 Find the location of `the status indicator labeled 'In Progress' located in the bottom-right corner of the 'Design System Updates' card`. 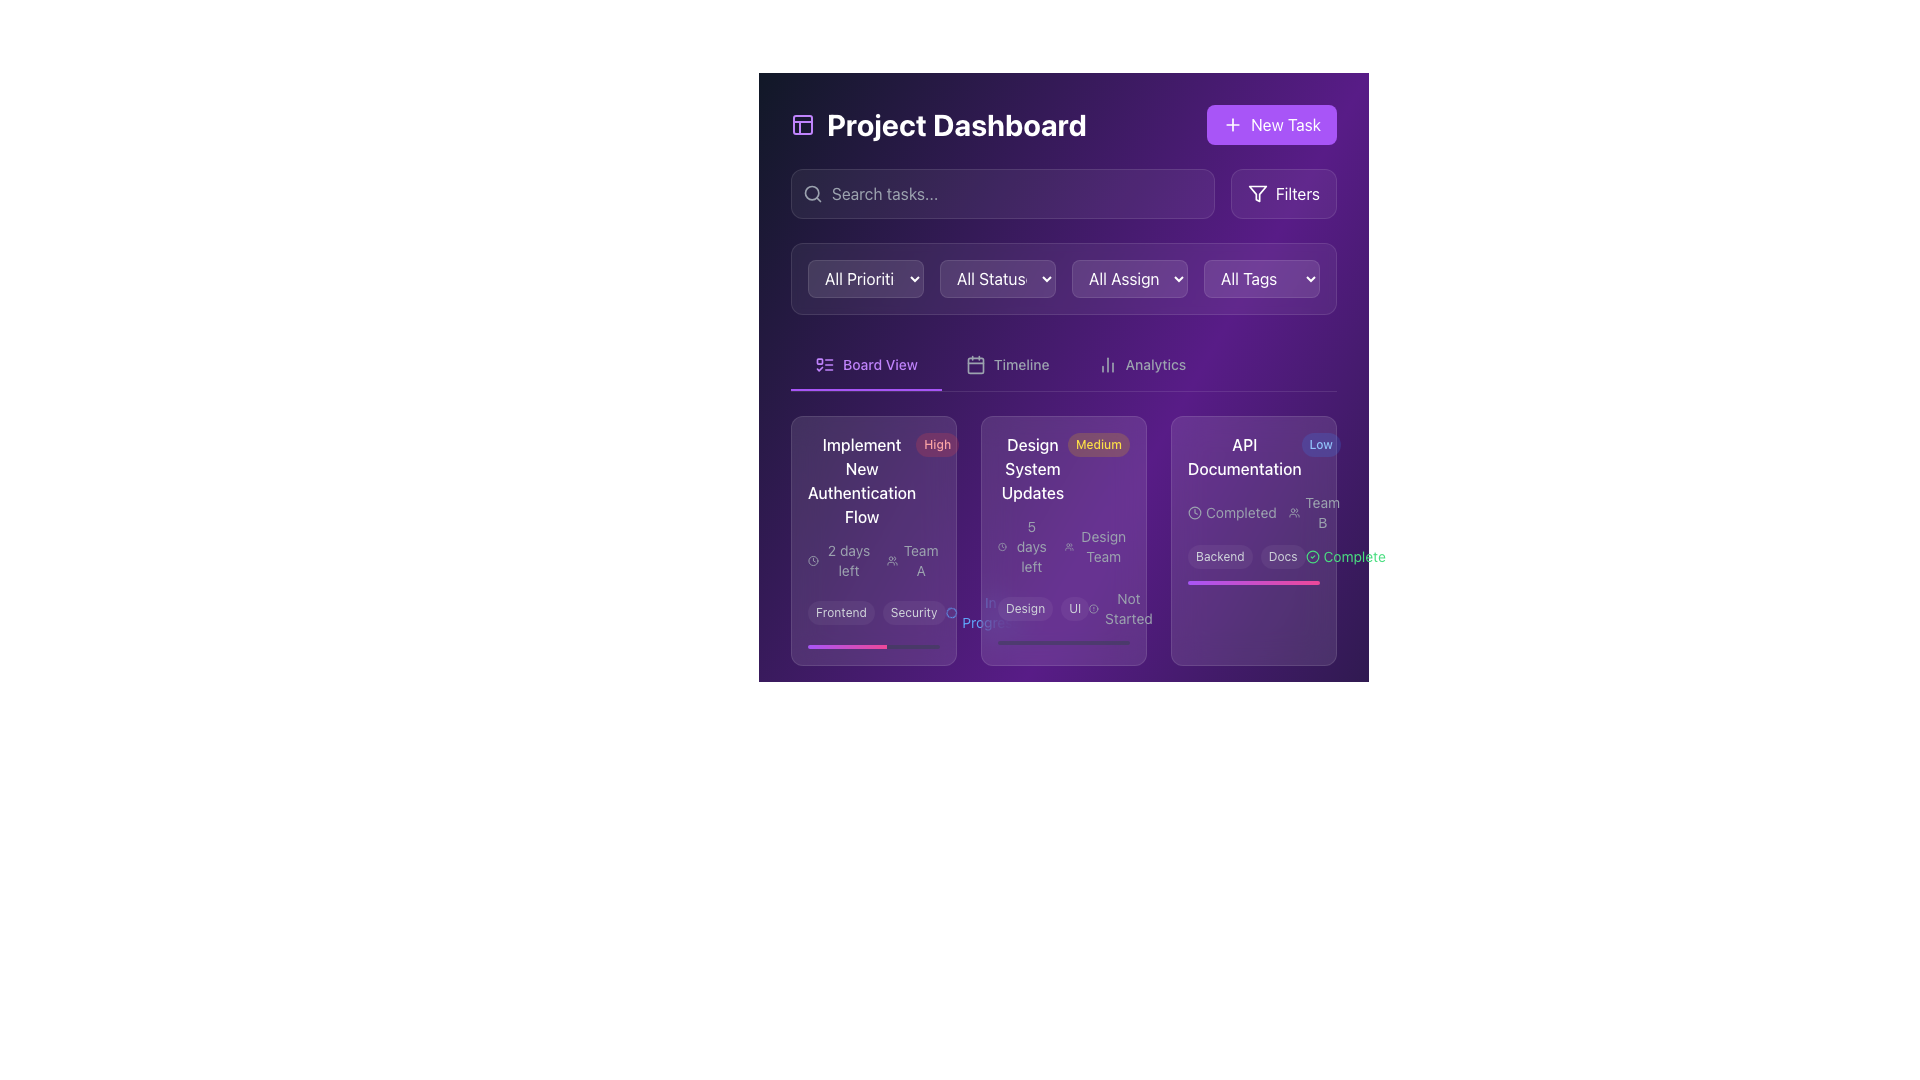

the status indicator labeled 'In Progress' located in the bottom-right corner of the 'Design System Updates' card is located at coordinates (985, 839).